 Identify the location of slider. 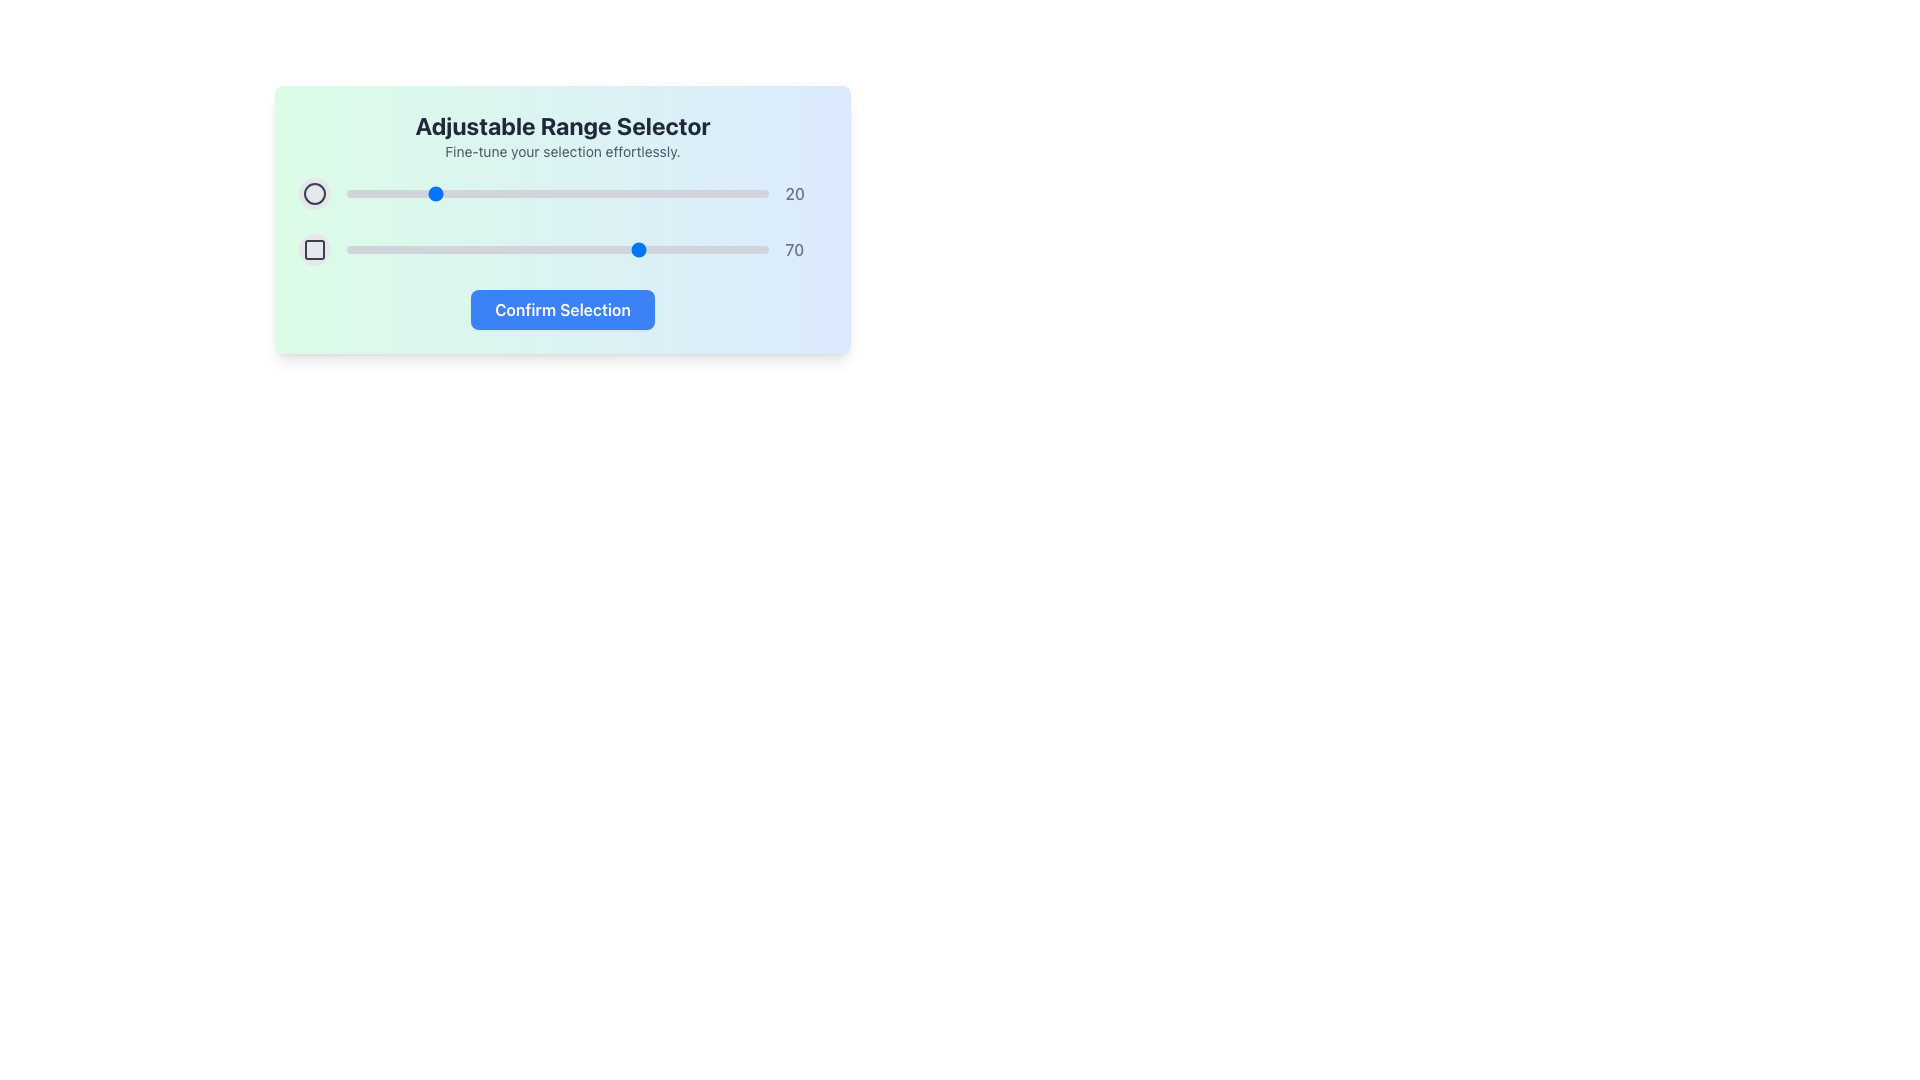
(528, 193).